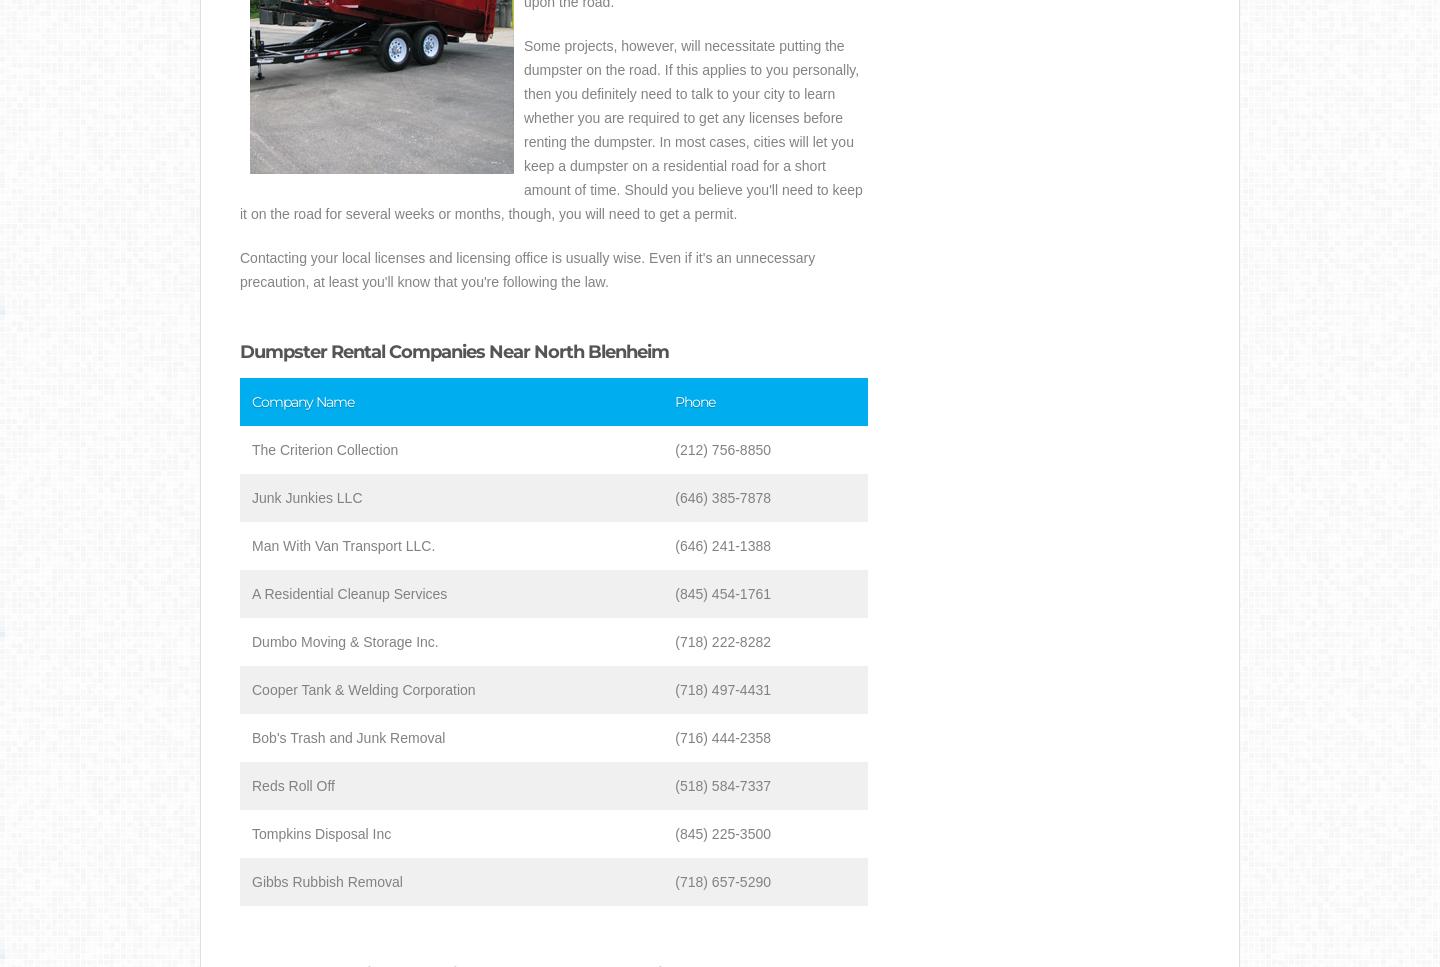  What do you see at coordinates (327, 881) in the screenshot?
I see `'Gibbs Rubbish Removal'` at bounding box center [327, 881].